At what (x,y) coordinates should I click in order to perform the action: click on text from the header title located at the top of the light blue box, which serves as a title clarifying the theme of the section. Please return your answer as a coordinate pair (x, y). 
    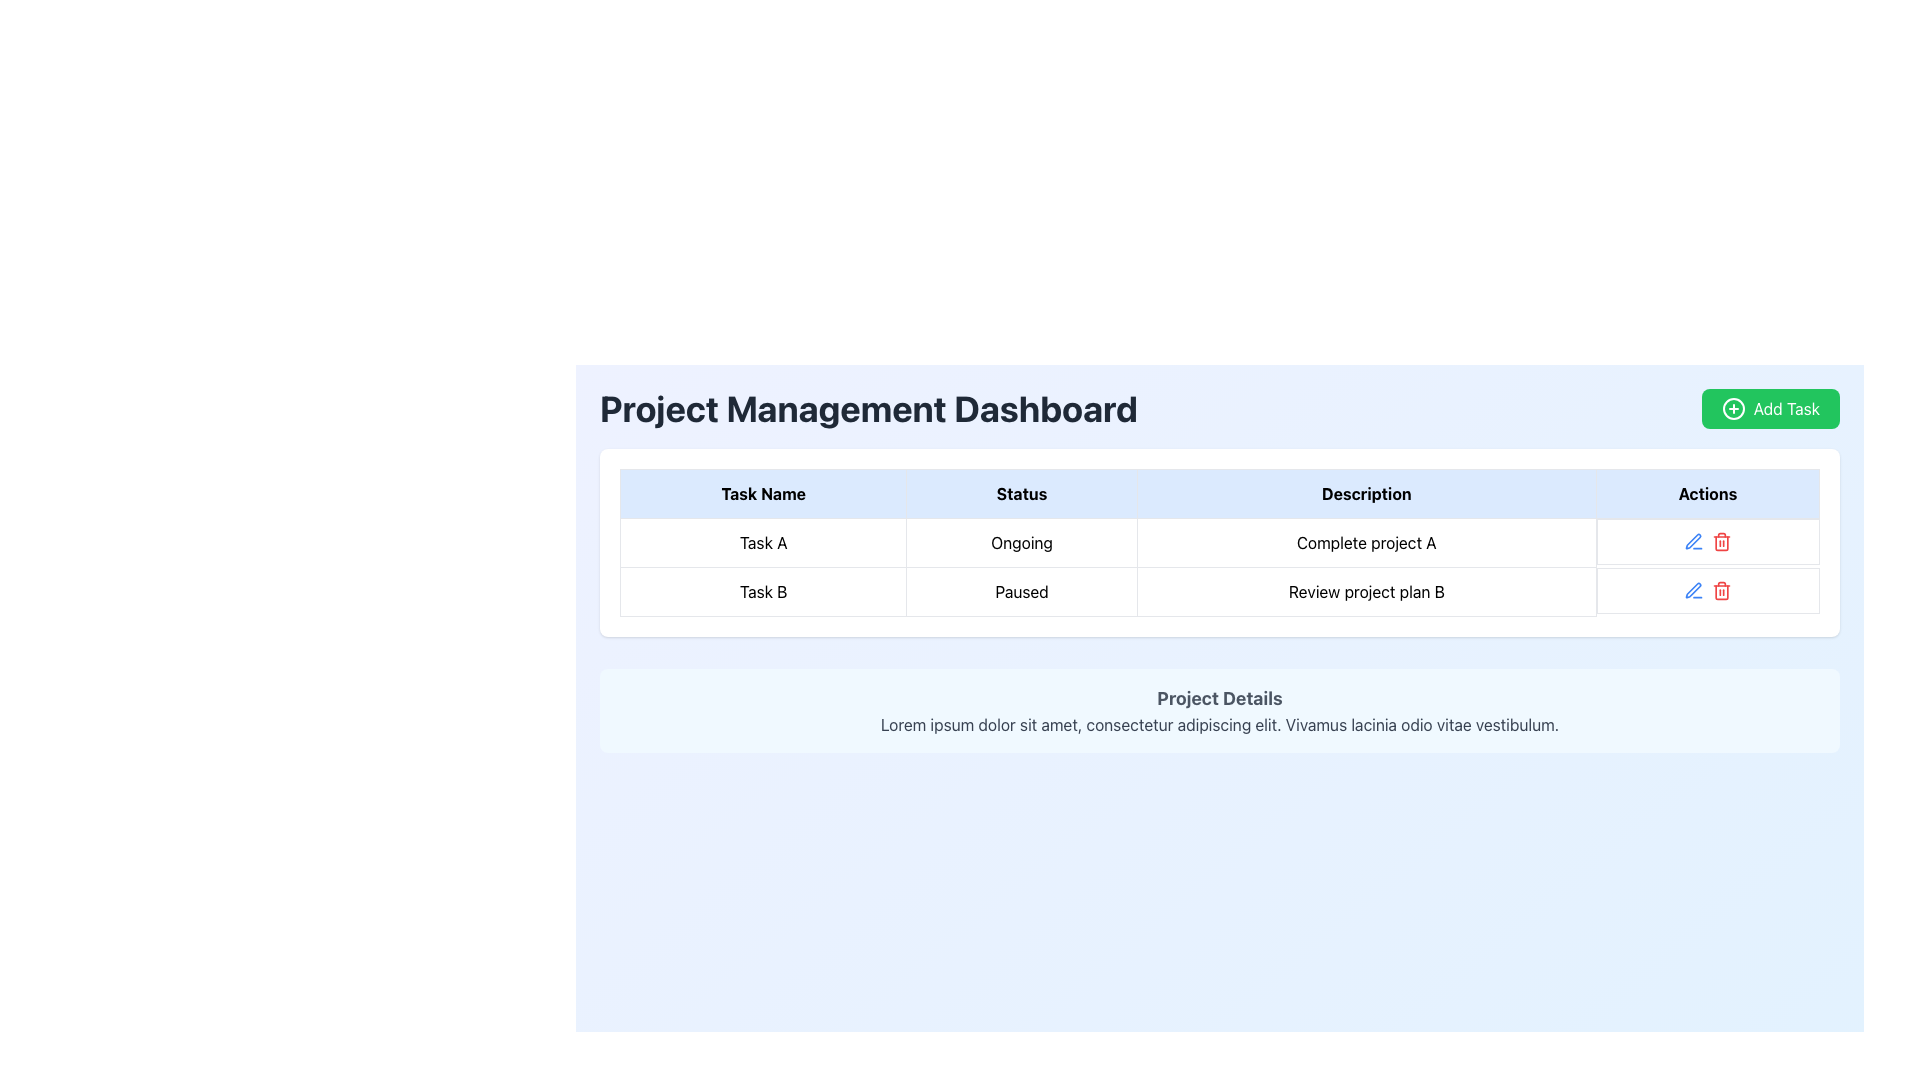
    Looking at the image, I should click on (1218, 697).